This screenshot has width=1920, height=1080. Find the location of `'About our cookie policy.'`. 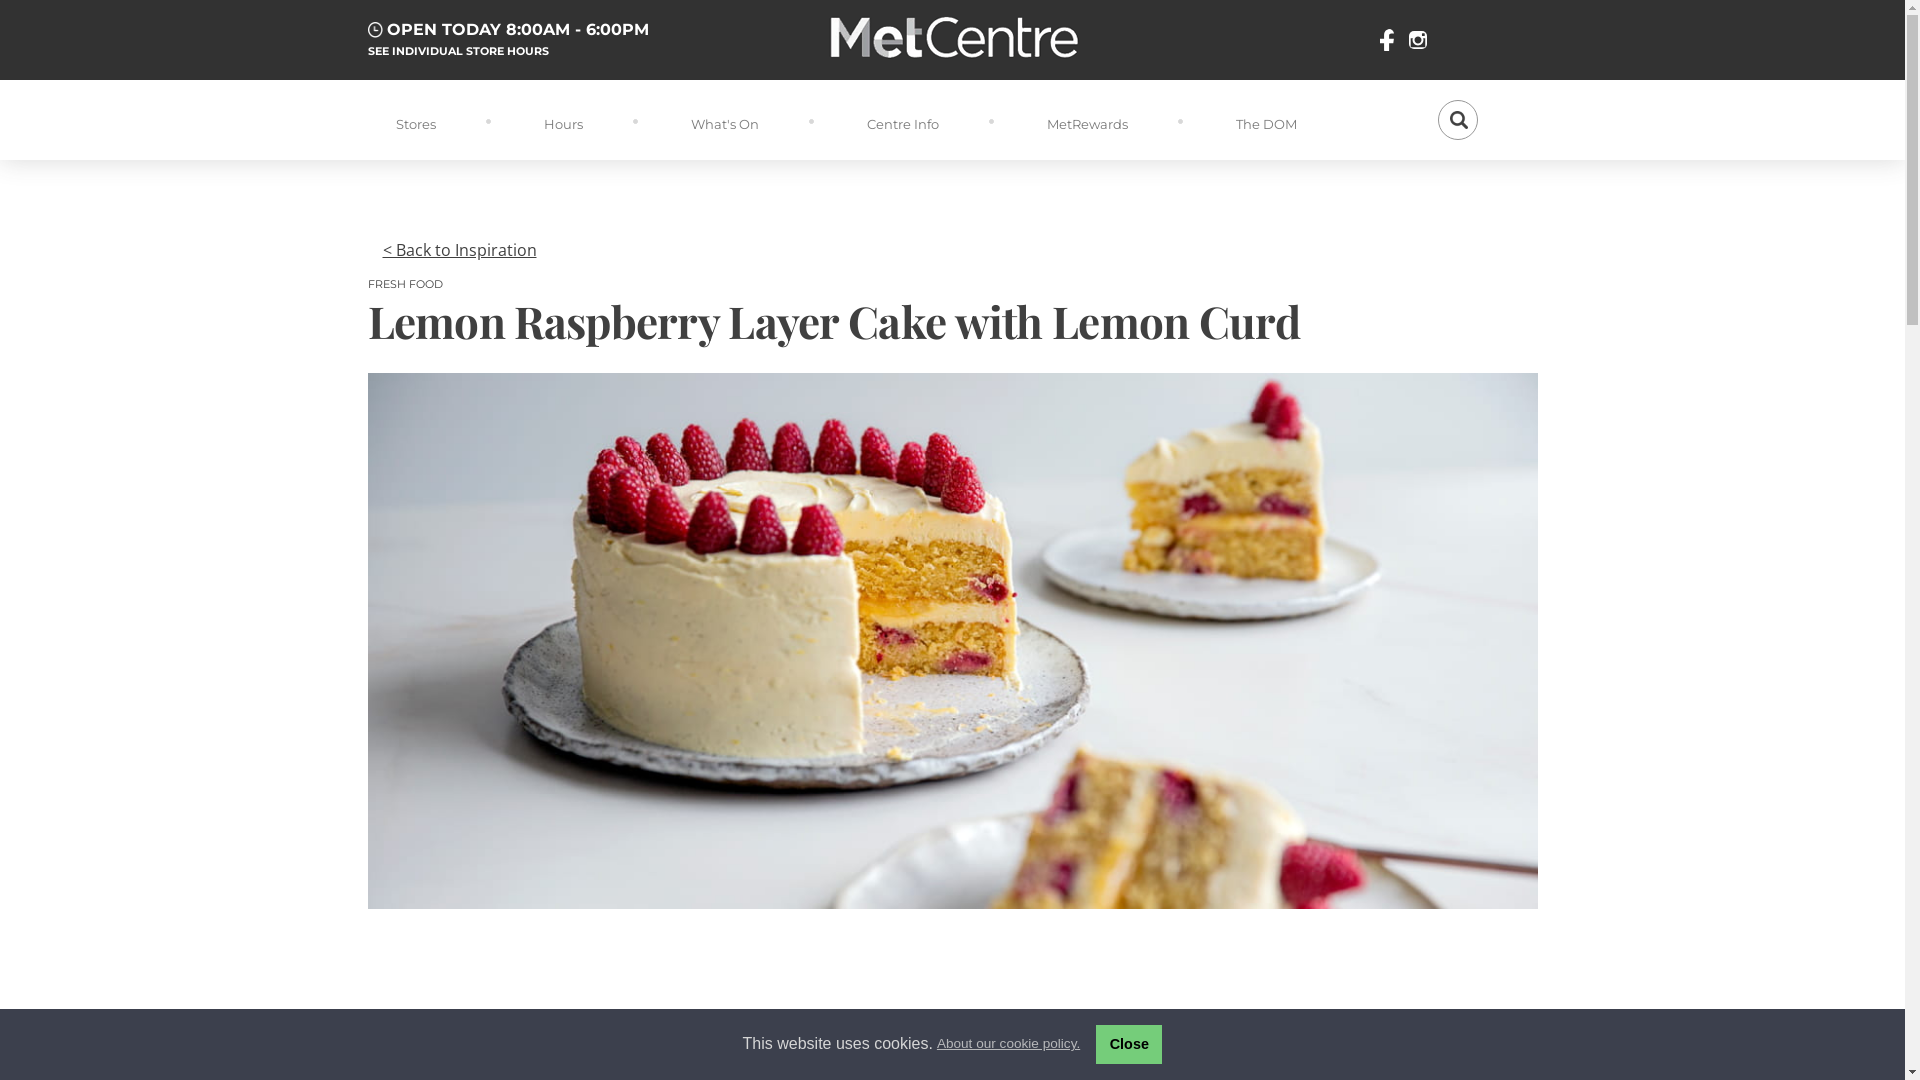

'About our cookie policy.' is located at coordinates (1006, 1043).